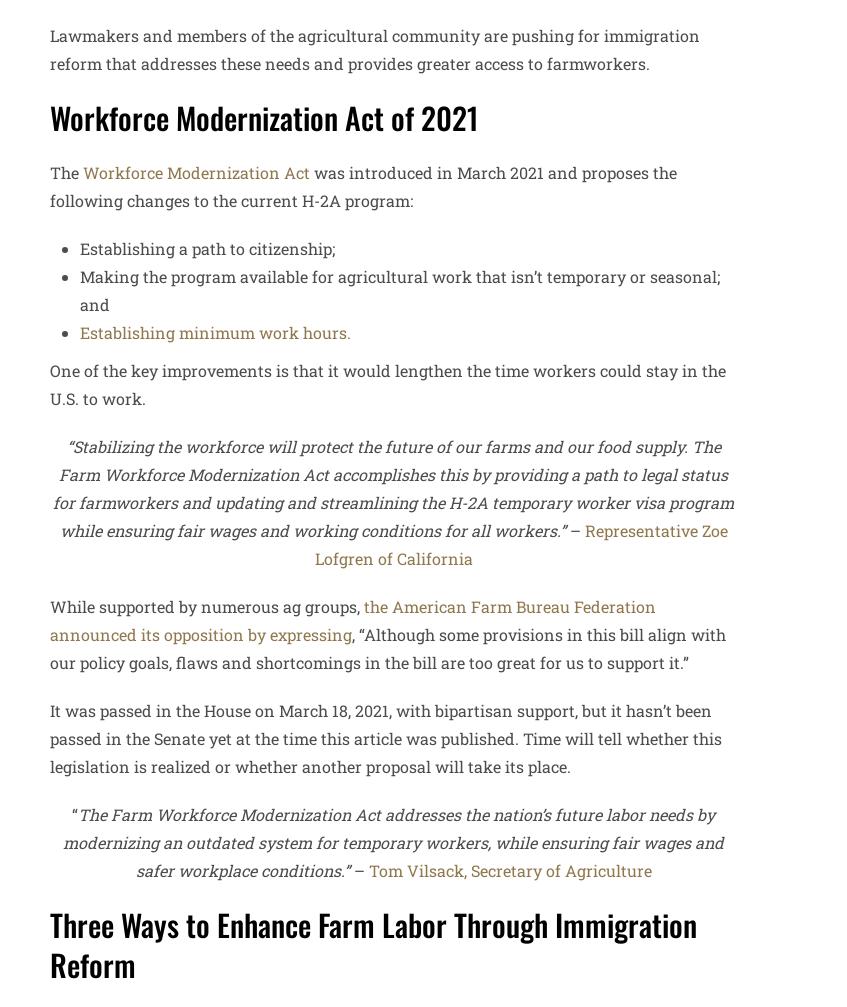  Describe the element at coordinates (387, 646) in the screenshot. I see `', “Although some provisions in this bill align with our policy goals, flaws and shortcomings in the bill are too great for us to support it.”'` at that location.